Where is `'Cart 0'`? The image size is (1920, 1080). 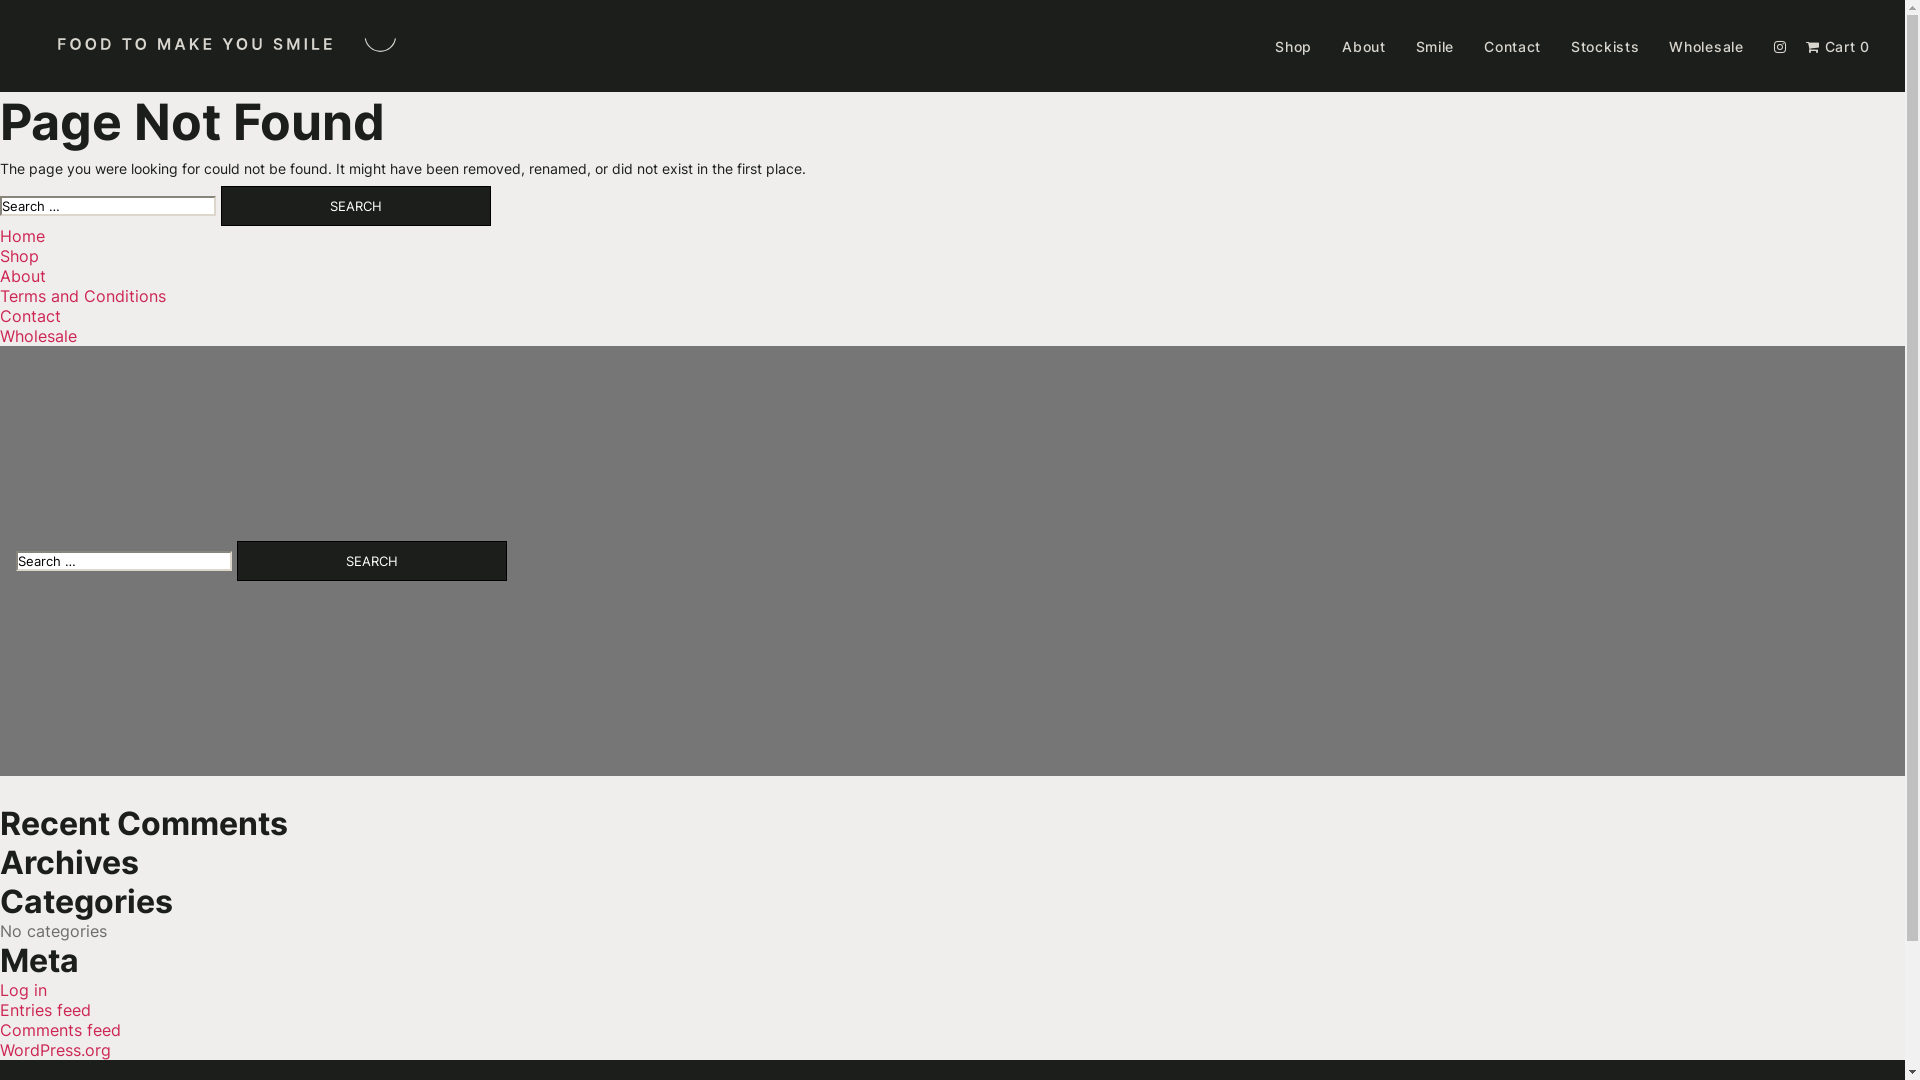
'Cart 0' is located at coordinates (1838, 45).